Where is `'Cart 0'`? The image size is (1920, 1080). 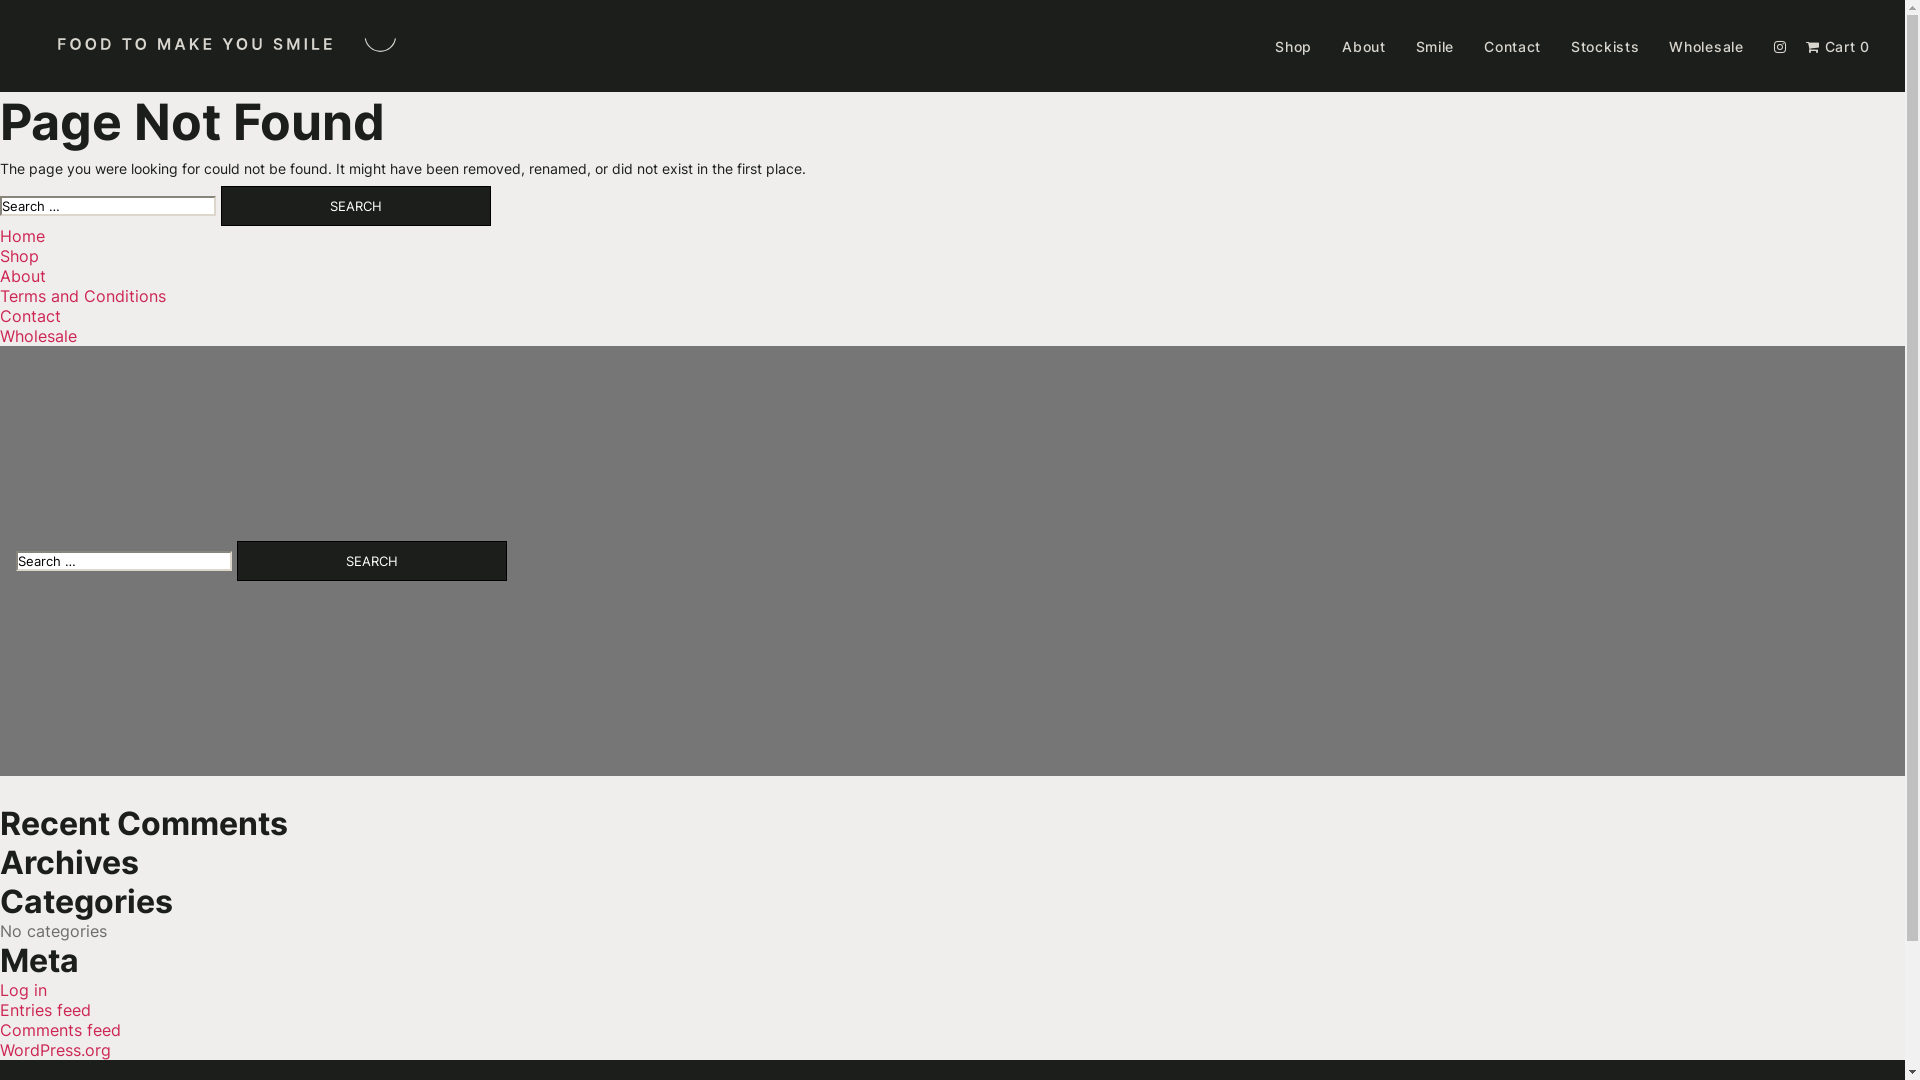
'Cart 0' is located at coordinates (1838, 45).